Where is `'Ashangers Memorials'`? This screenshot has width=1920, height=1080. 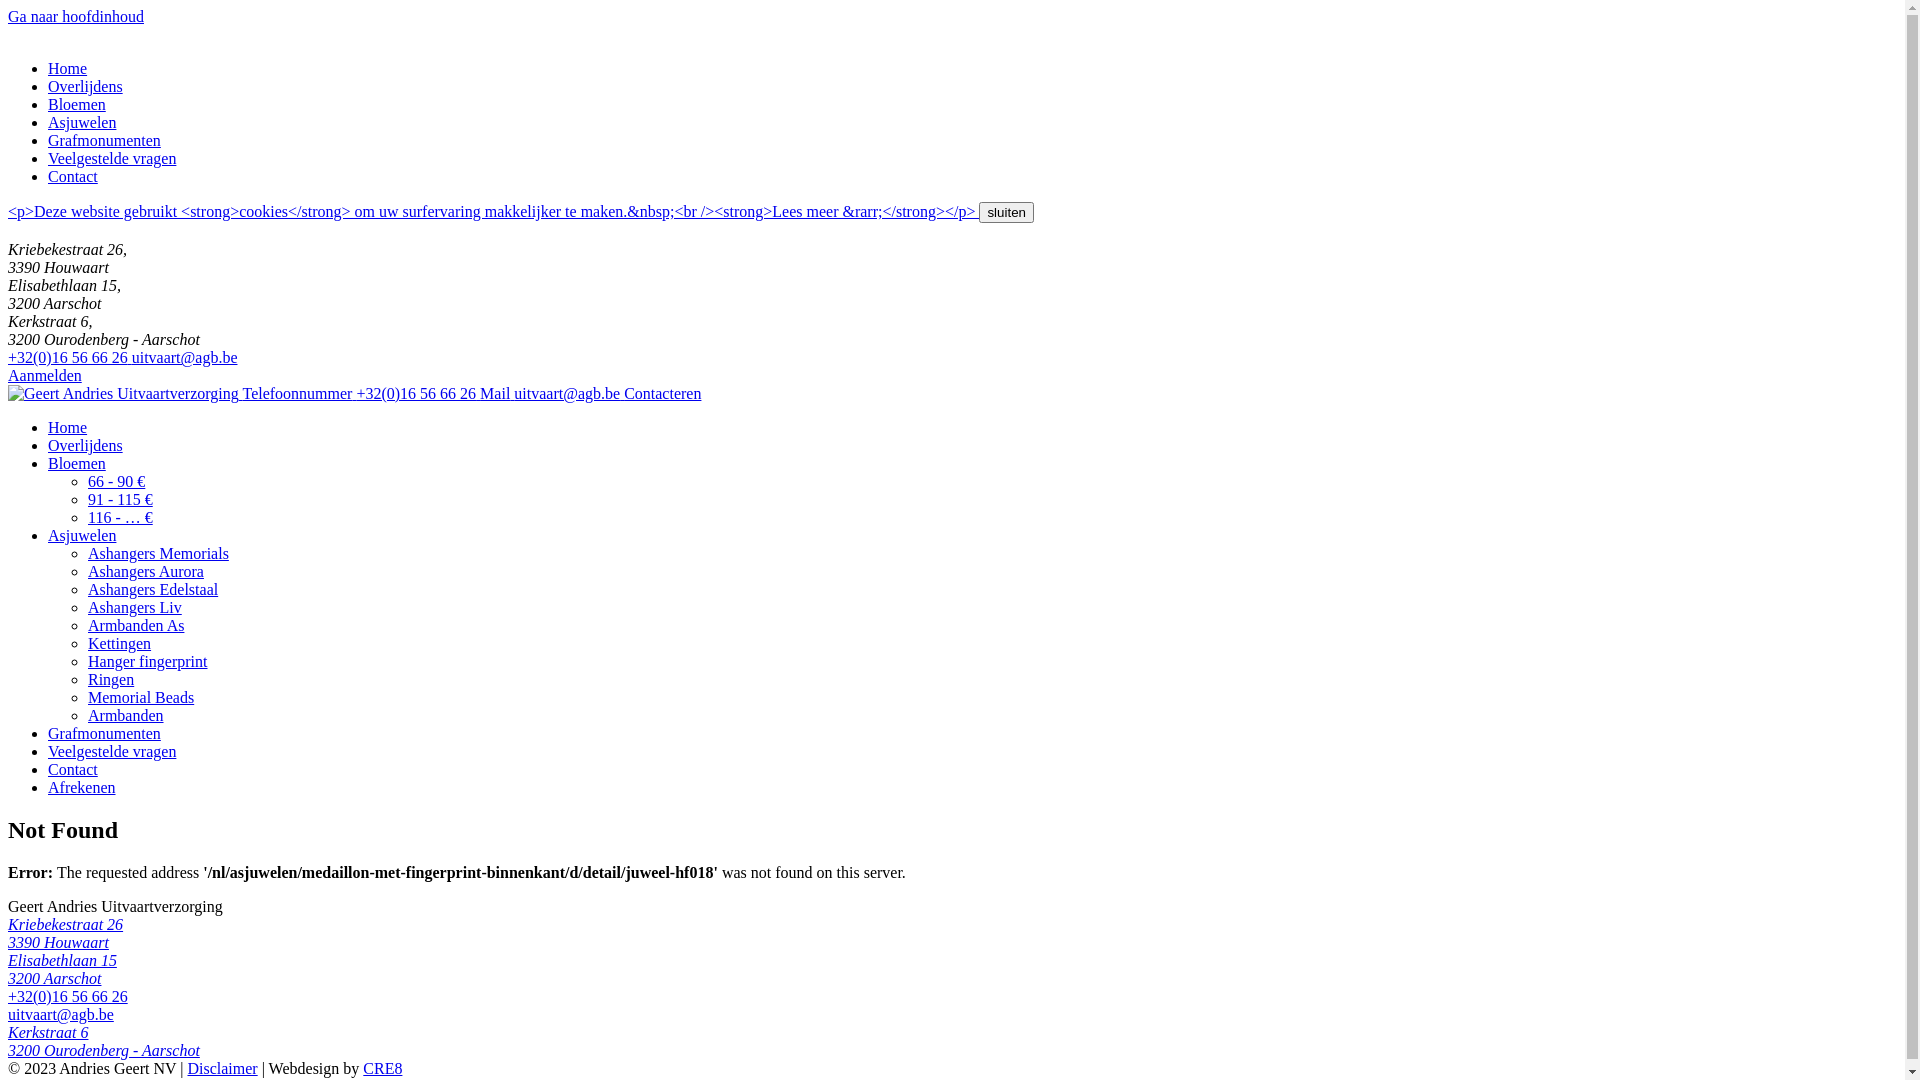
'Ashangers Memorials' is located at coordinates (157, 553).